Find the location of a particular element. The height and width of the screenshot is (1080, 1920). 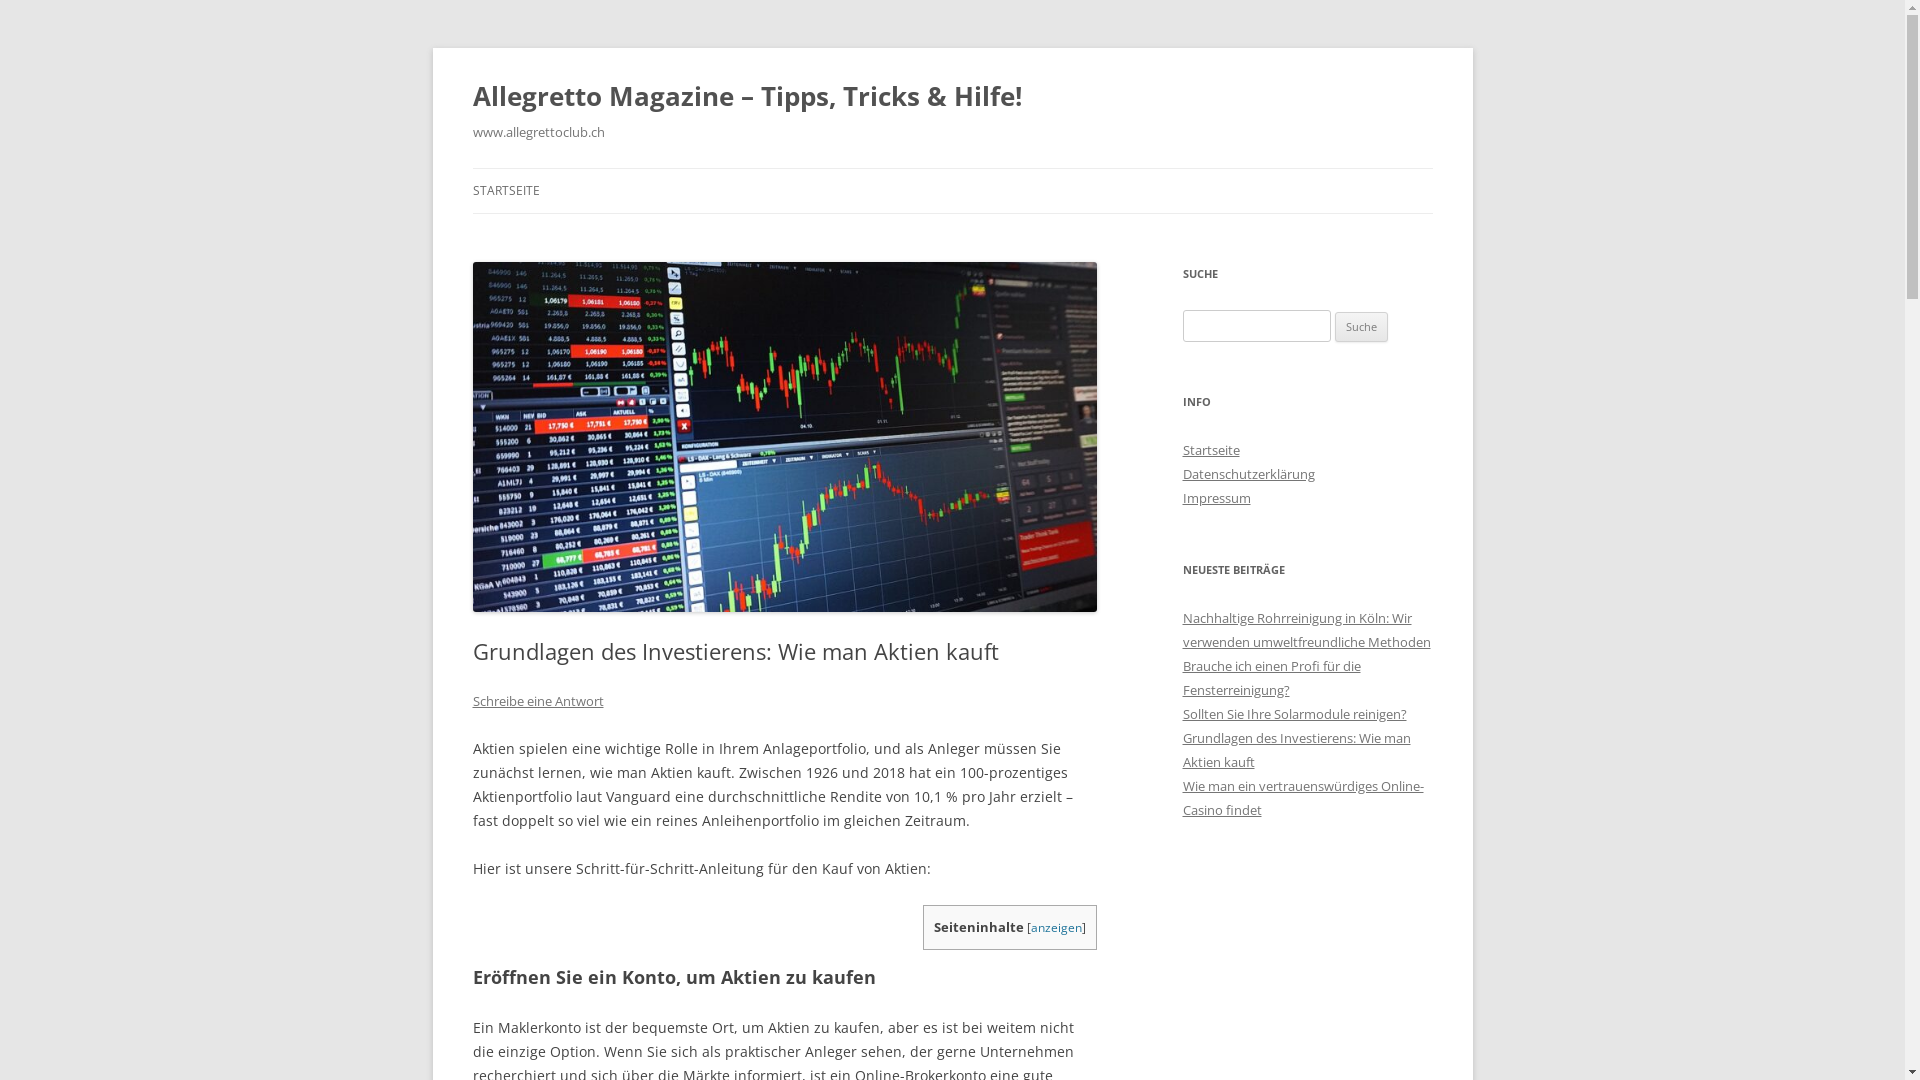

'Suche' is located at coordinates (1360, 326).